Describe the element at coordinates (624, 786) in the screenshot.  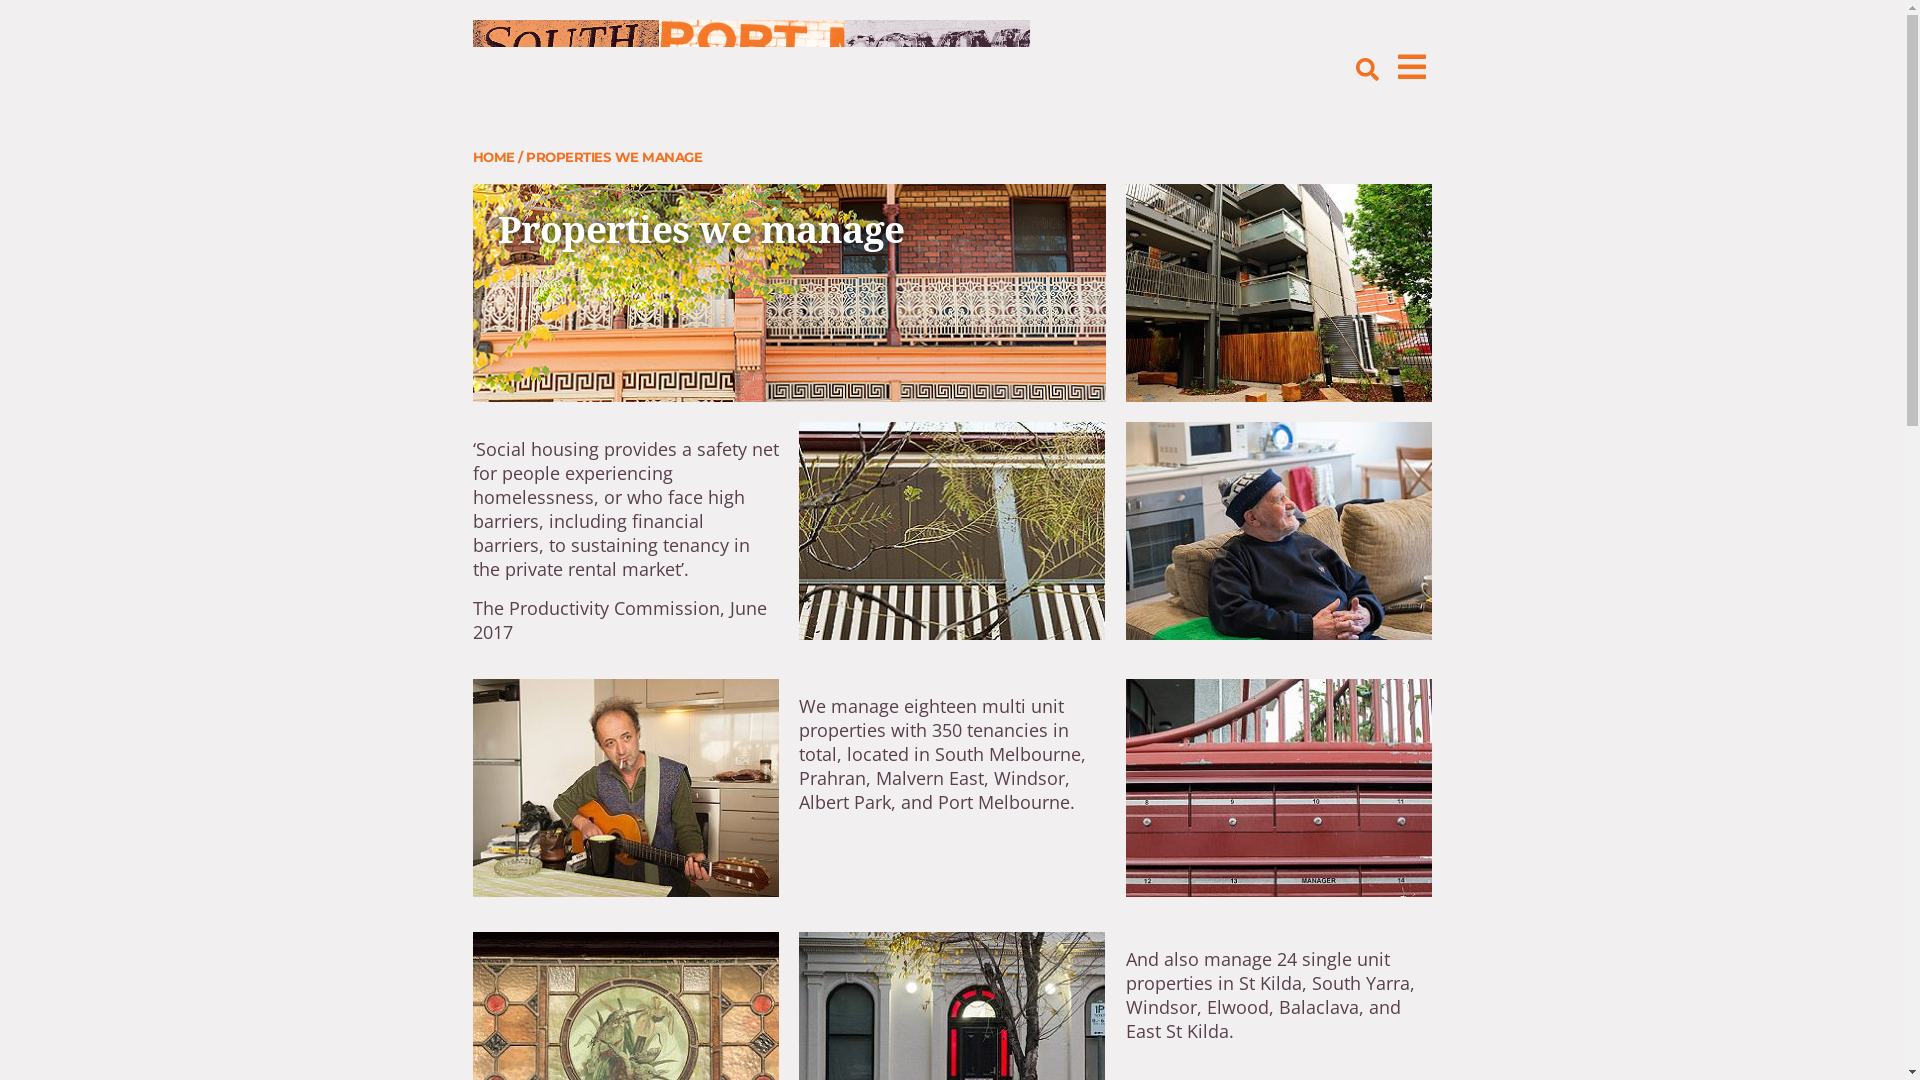
I see `'properties_4'` at that location.